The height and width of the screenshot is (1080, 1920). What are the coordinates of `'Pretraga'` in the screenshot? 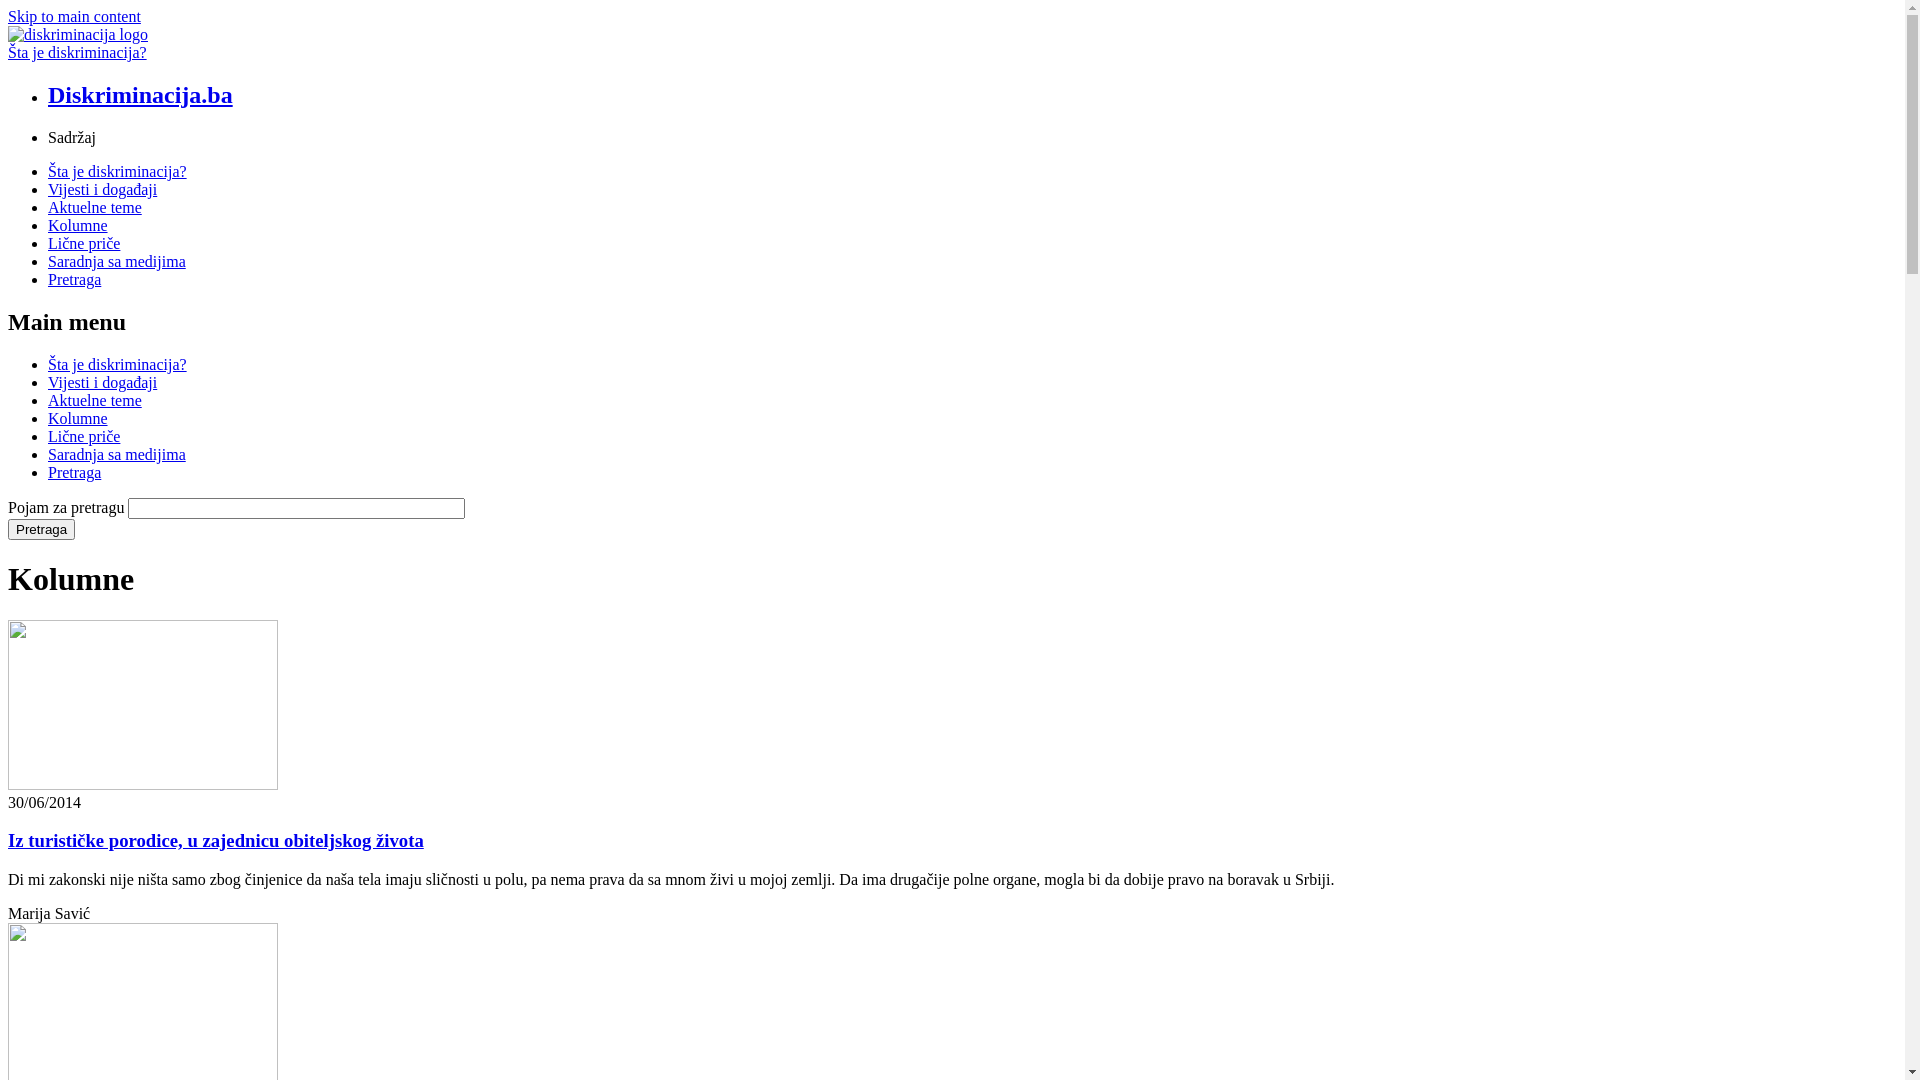 It's located at (74, 472).